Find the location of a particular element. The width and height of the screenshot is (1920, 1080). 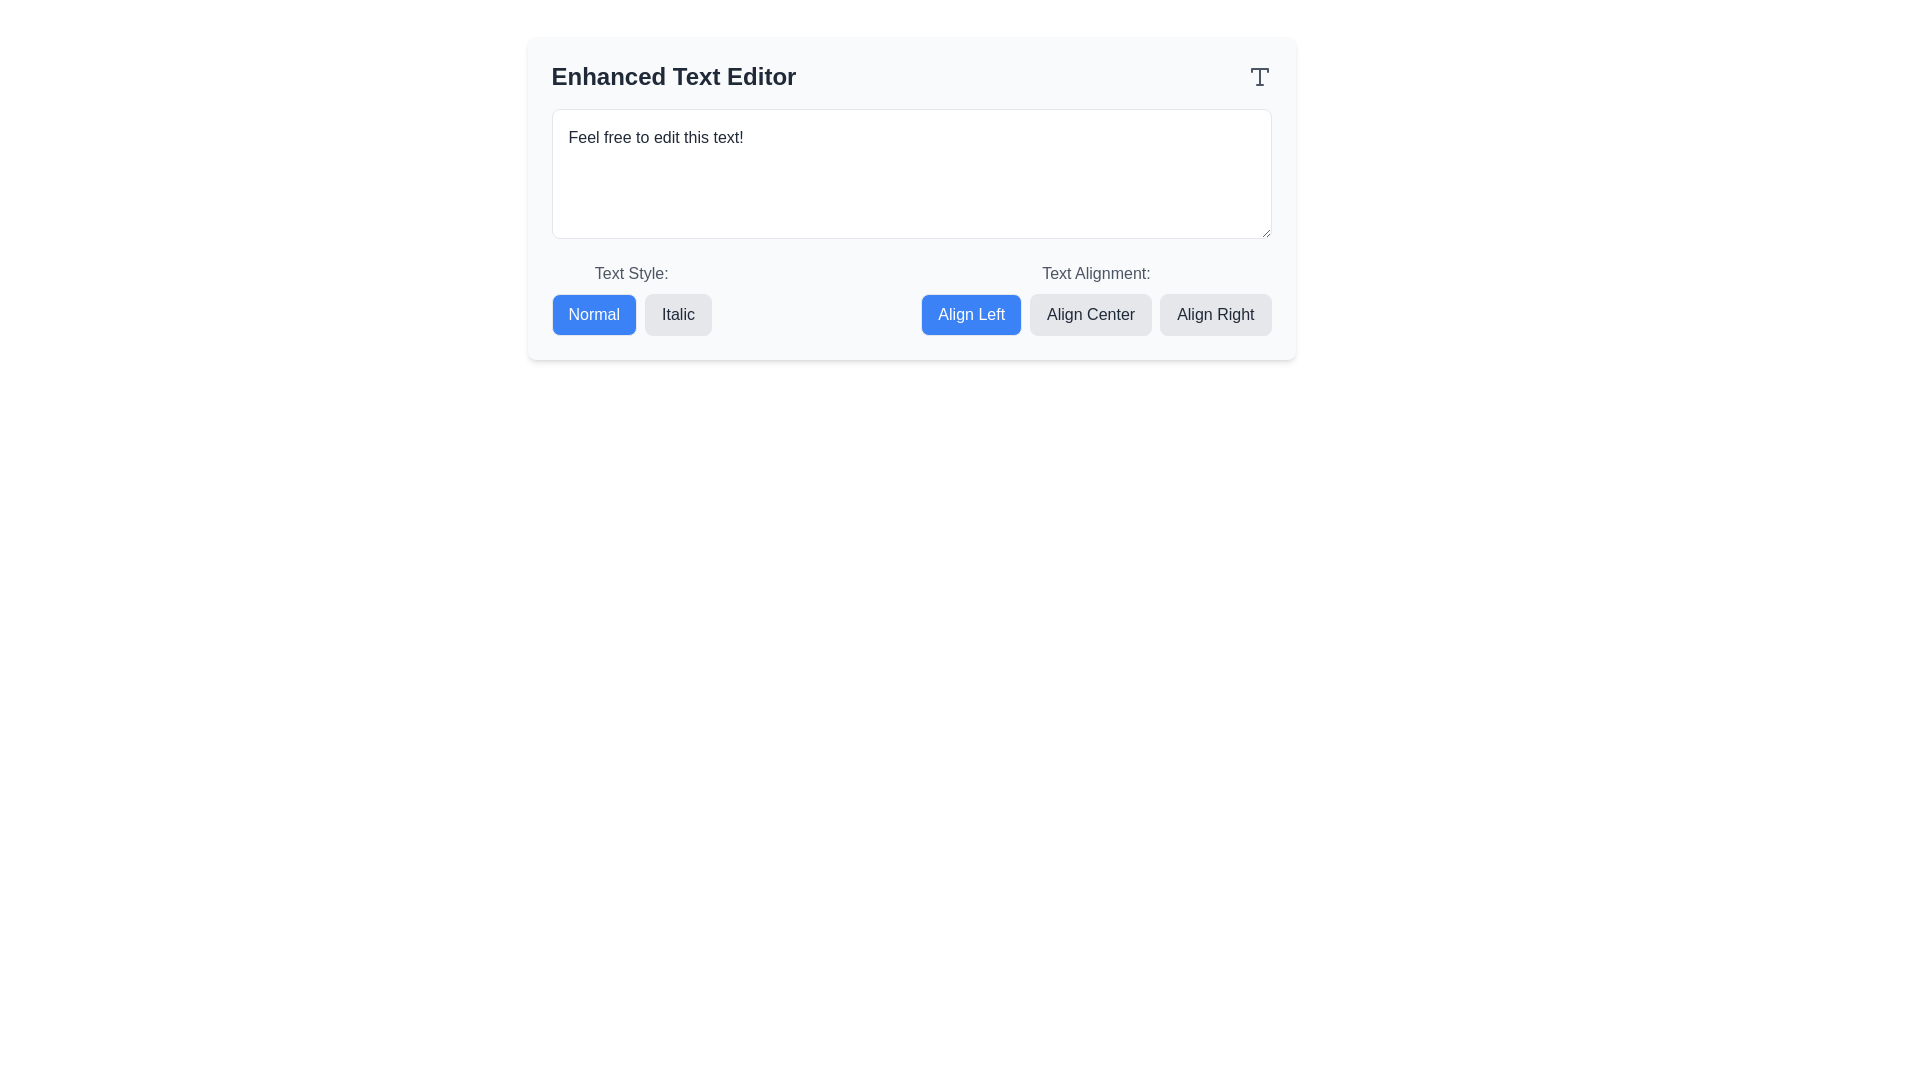

the 'Normal' text style button located beneath the 'Text Style:' label is located at coordinates (630, 299).